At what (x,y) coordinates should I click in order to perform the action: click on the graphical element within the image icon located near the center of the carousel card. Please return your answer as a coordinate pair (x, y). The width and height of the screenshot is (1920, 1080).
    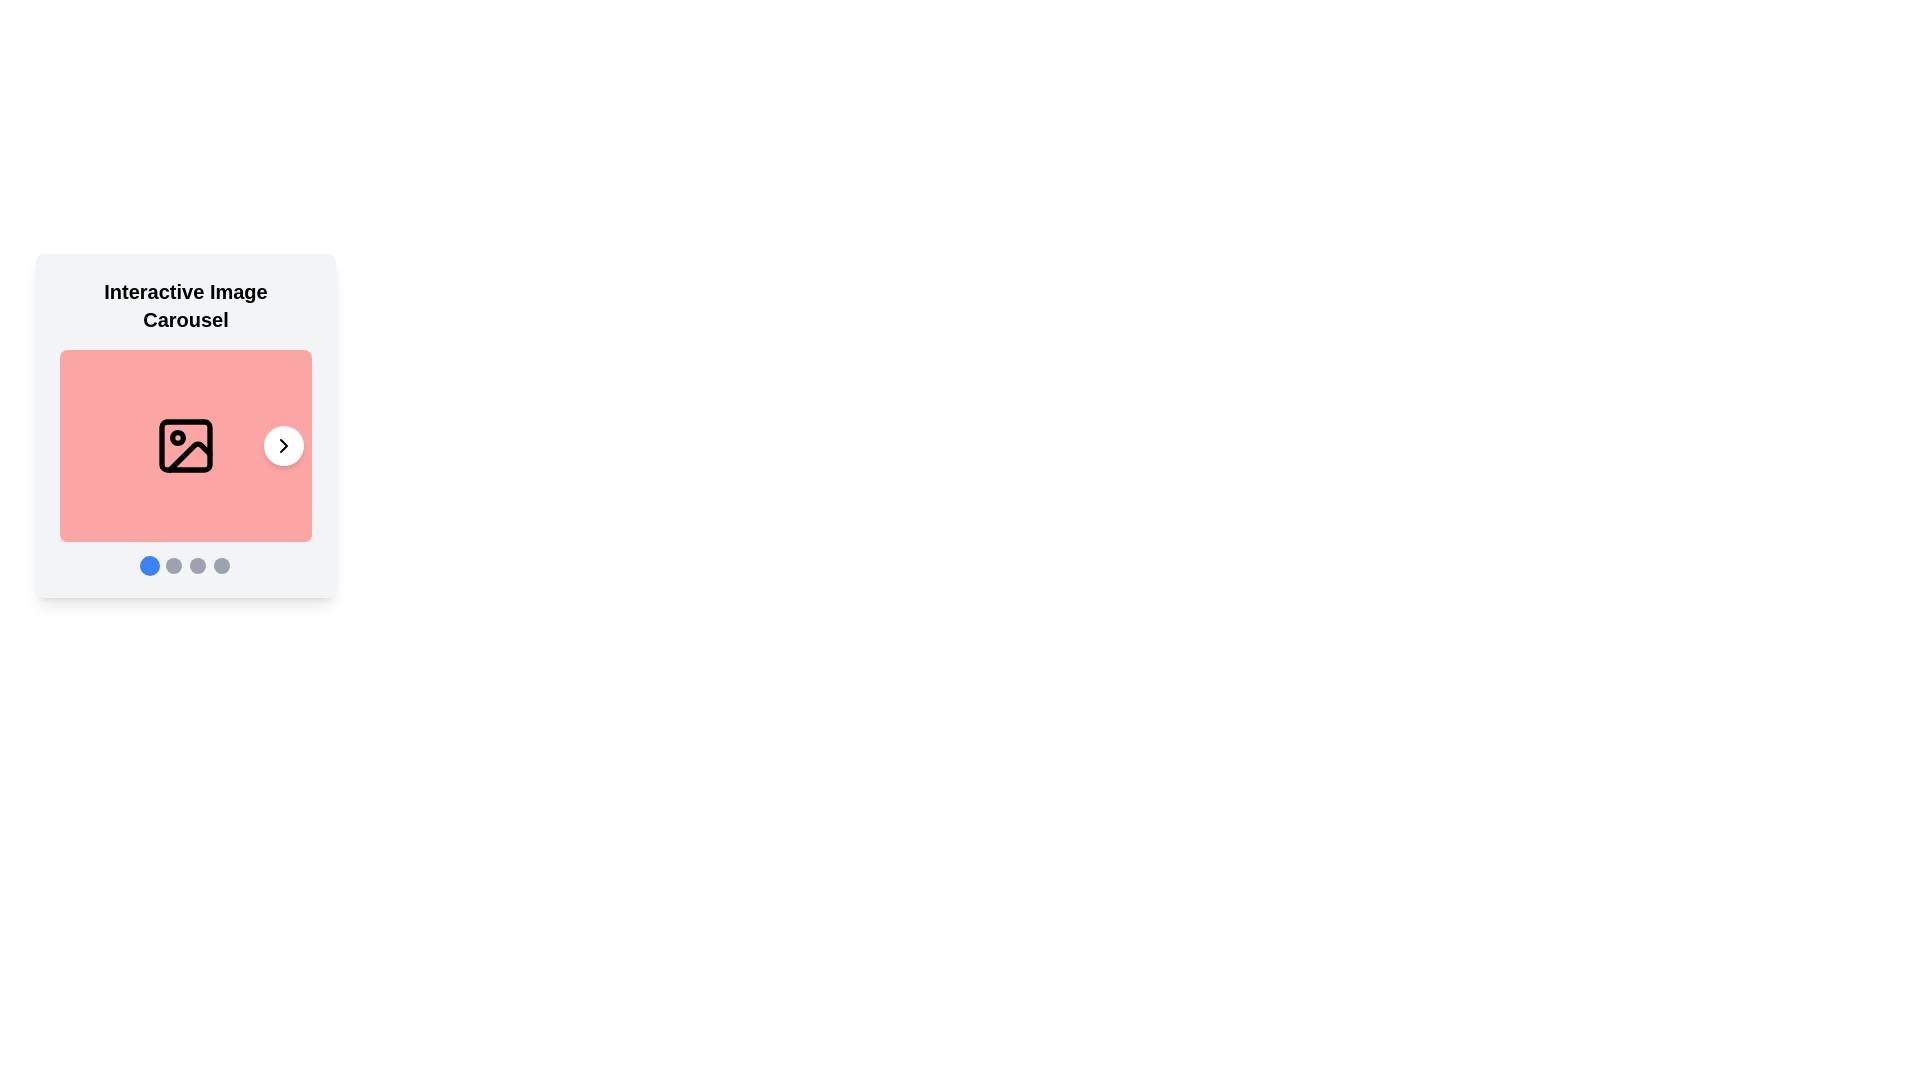
    Looking at the image, I should click on (186, 445).